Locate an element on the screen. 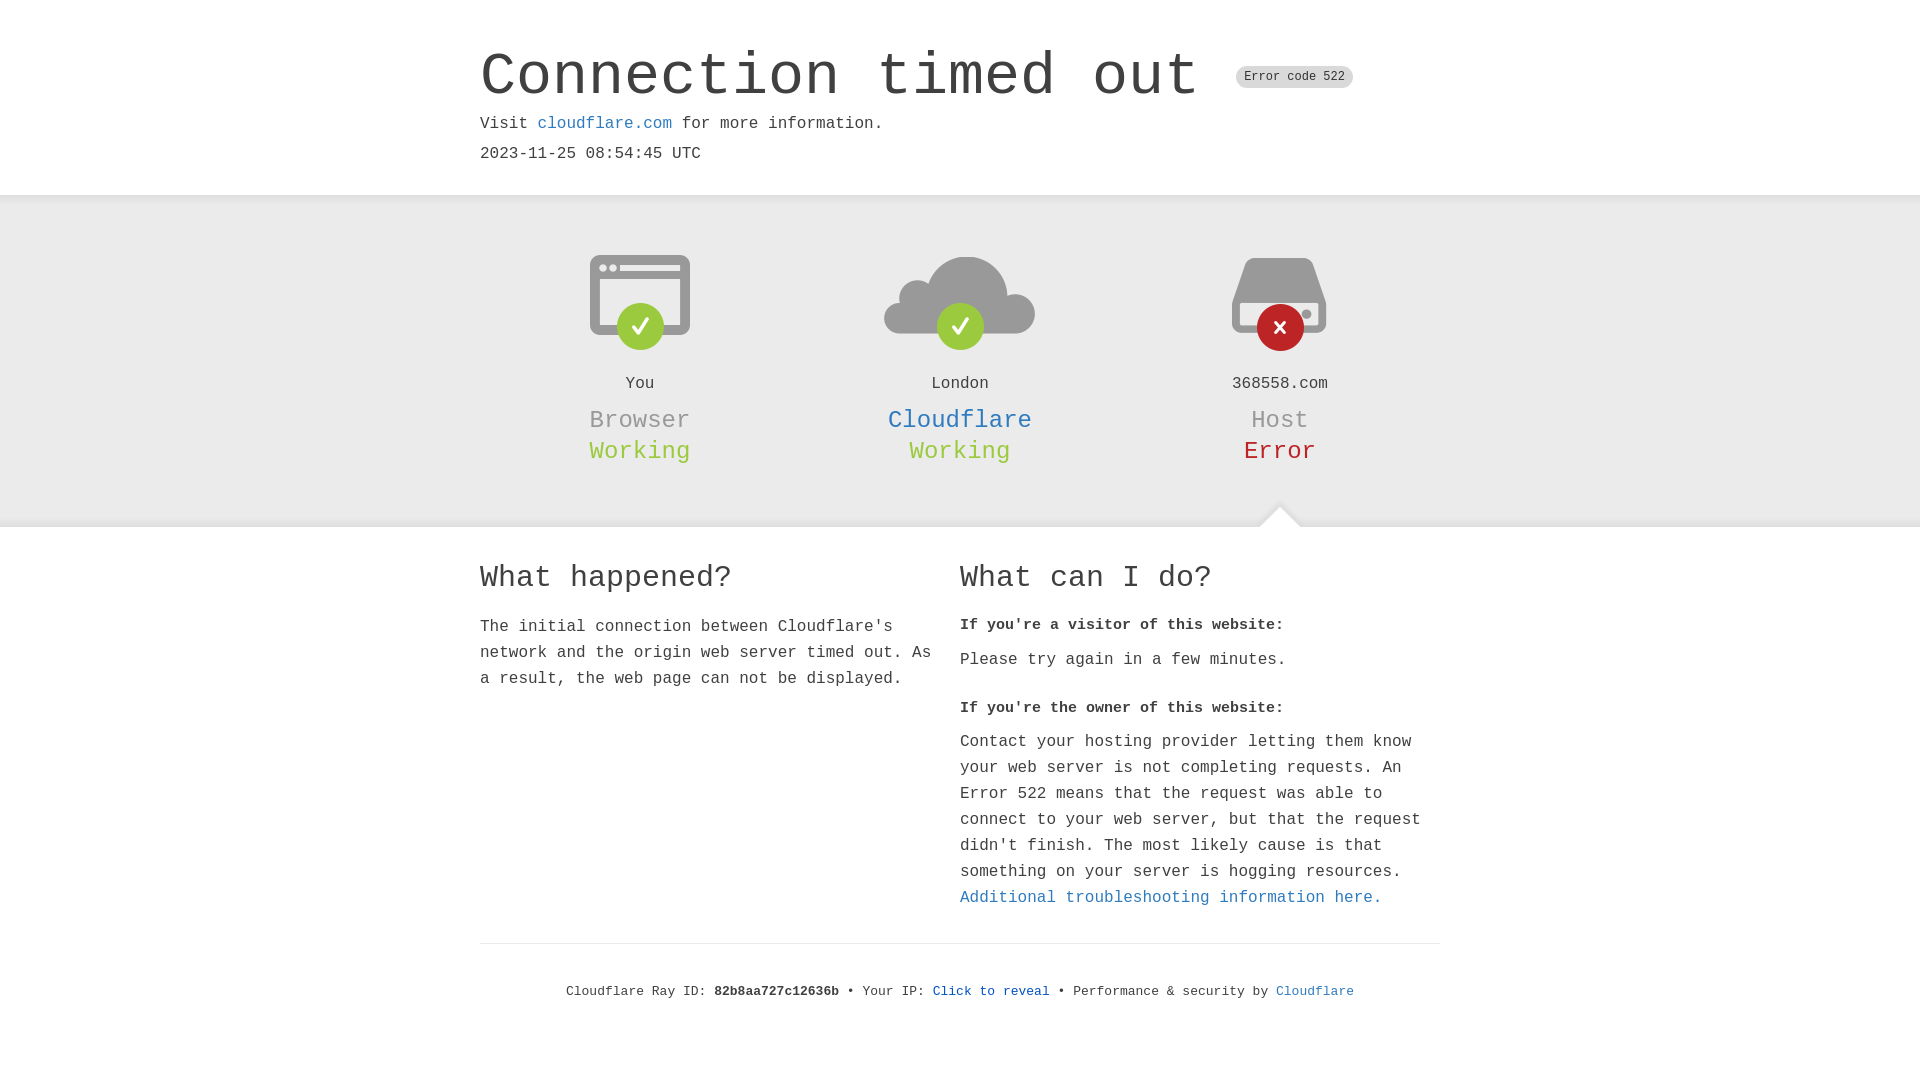  'Additional troubleshooting information here.' is located at coordinates (1171, 897).